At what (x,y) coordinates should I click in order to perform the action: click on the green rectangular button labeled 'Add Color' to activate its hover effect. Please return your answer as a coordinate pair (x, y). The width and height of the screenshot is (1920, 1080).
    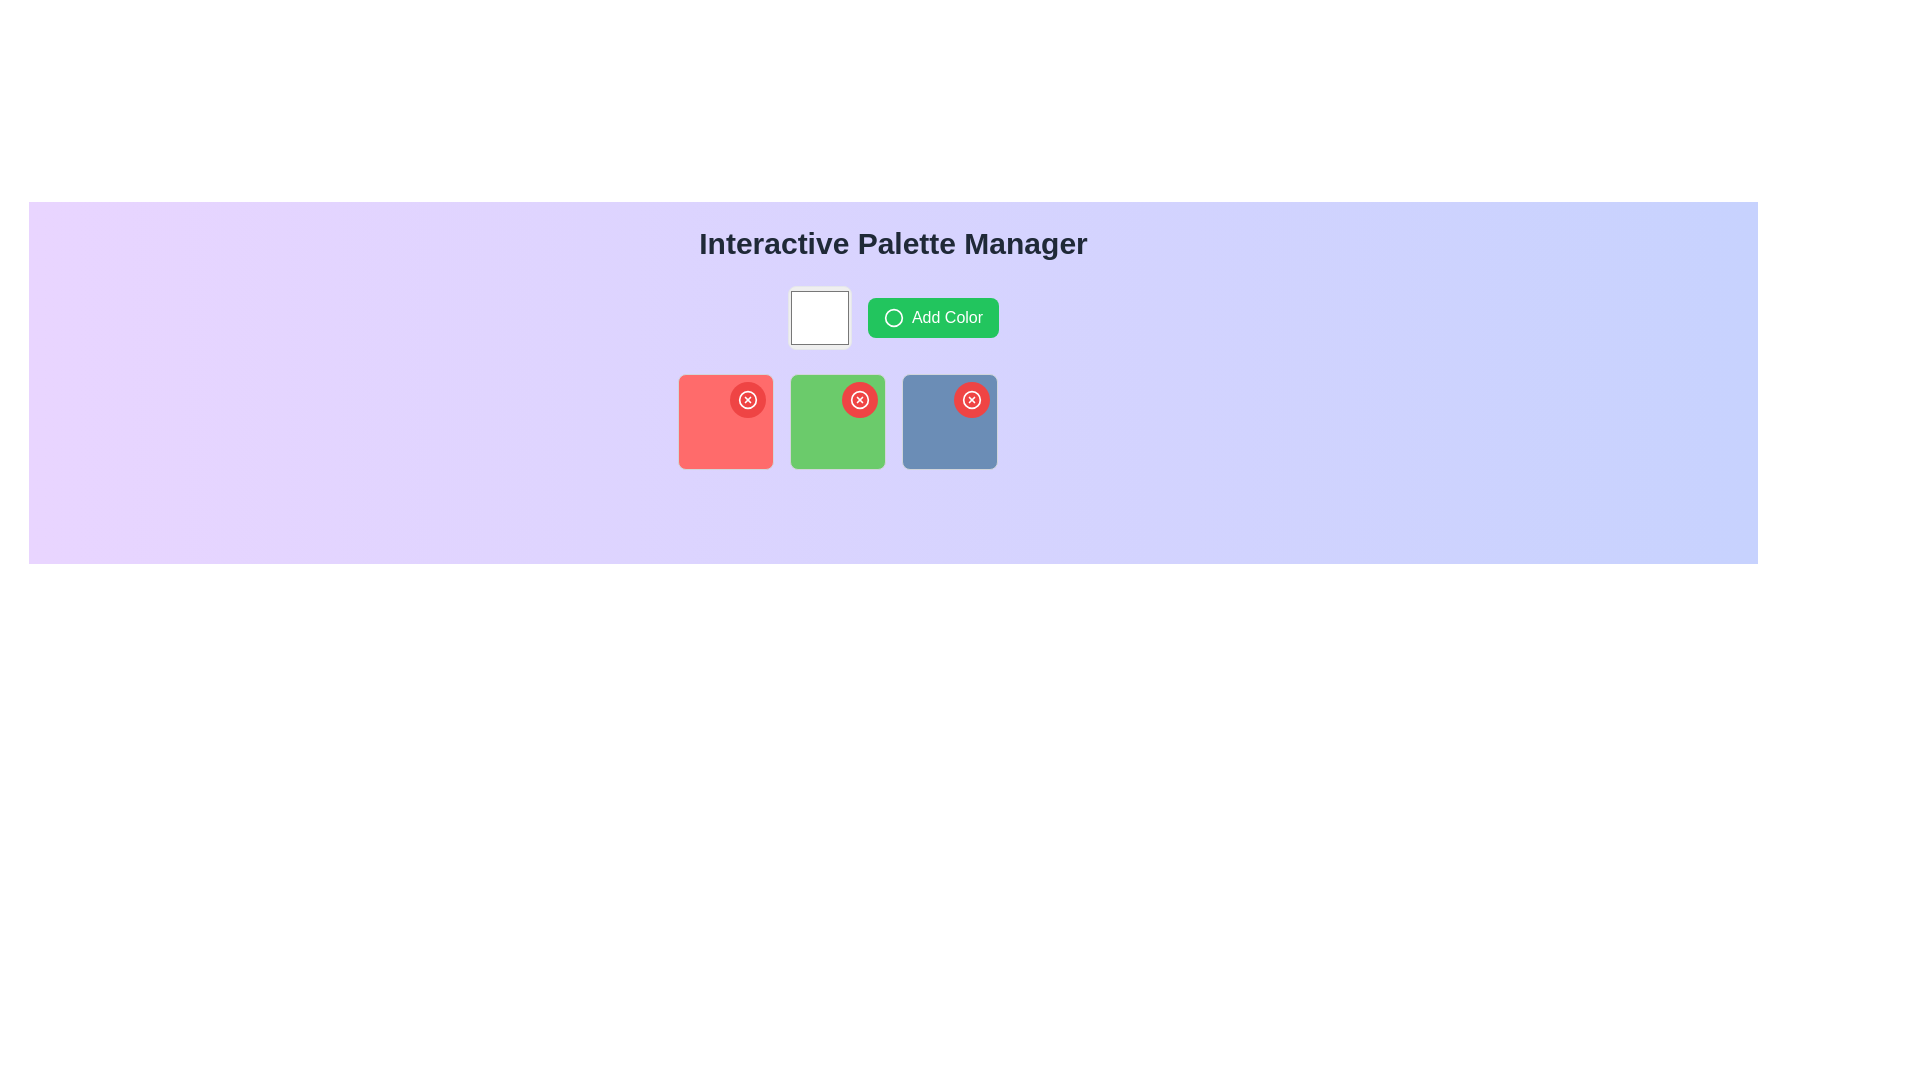
    Looking at the image, I should click on (932, 316).